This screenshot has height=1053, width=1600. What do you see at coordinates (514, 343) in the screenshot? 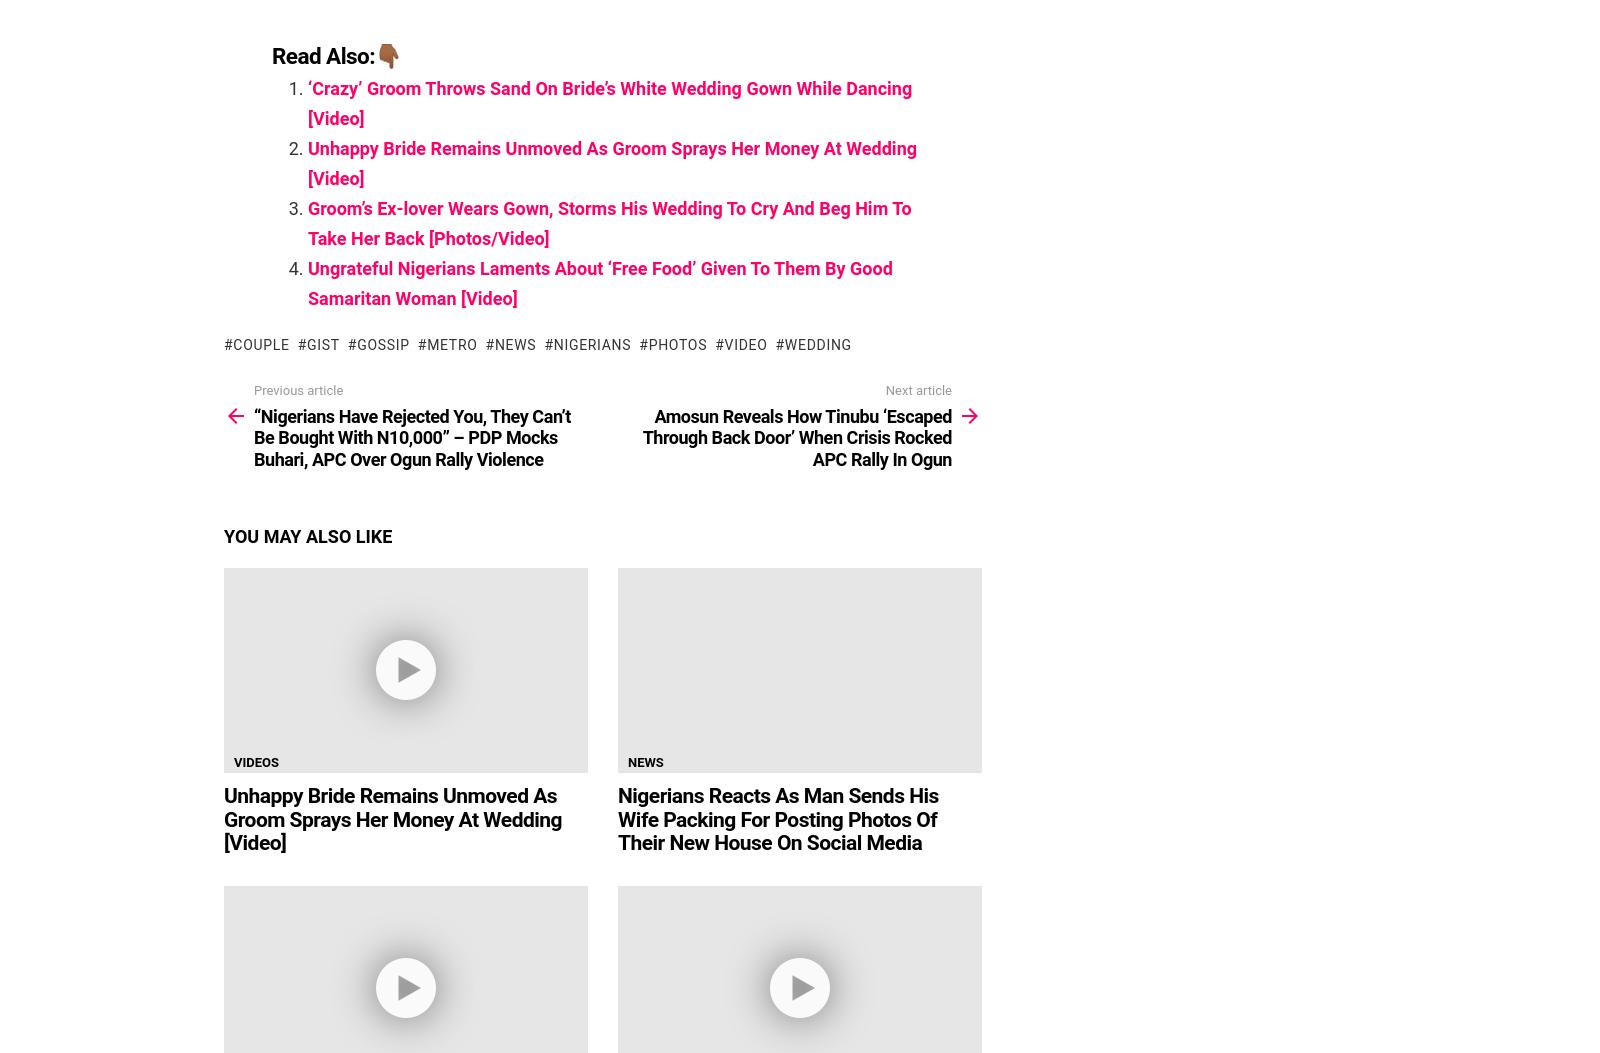
I see `'News'` at bounding box center [514, 343].